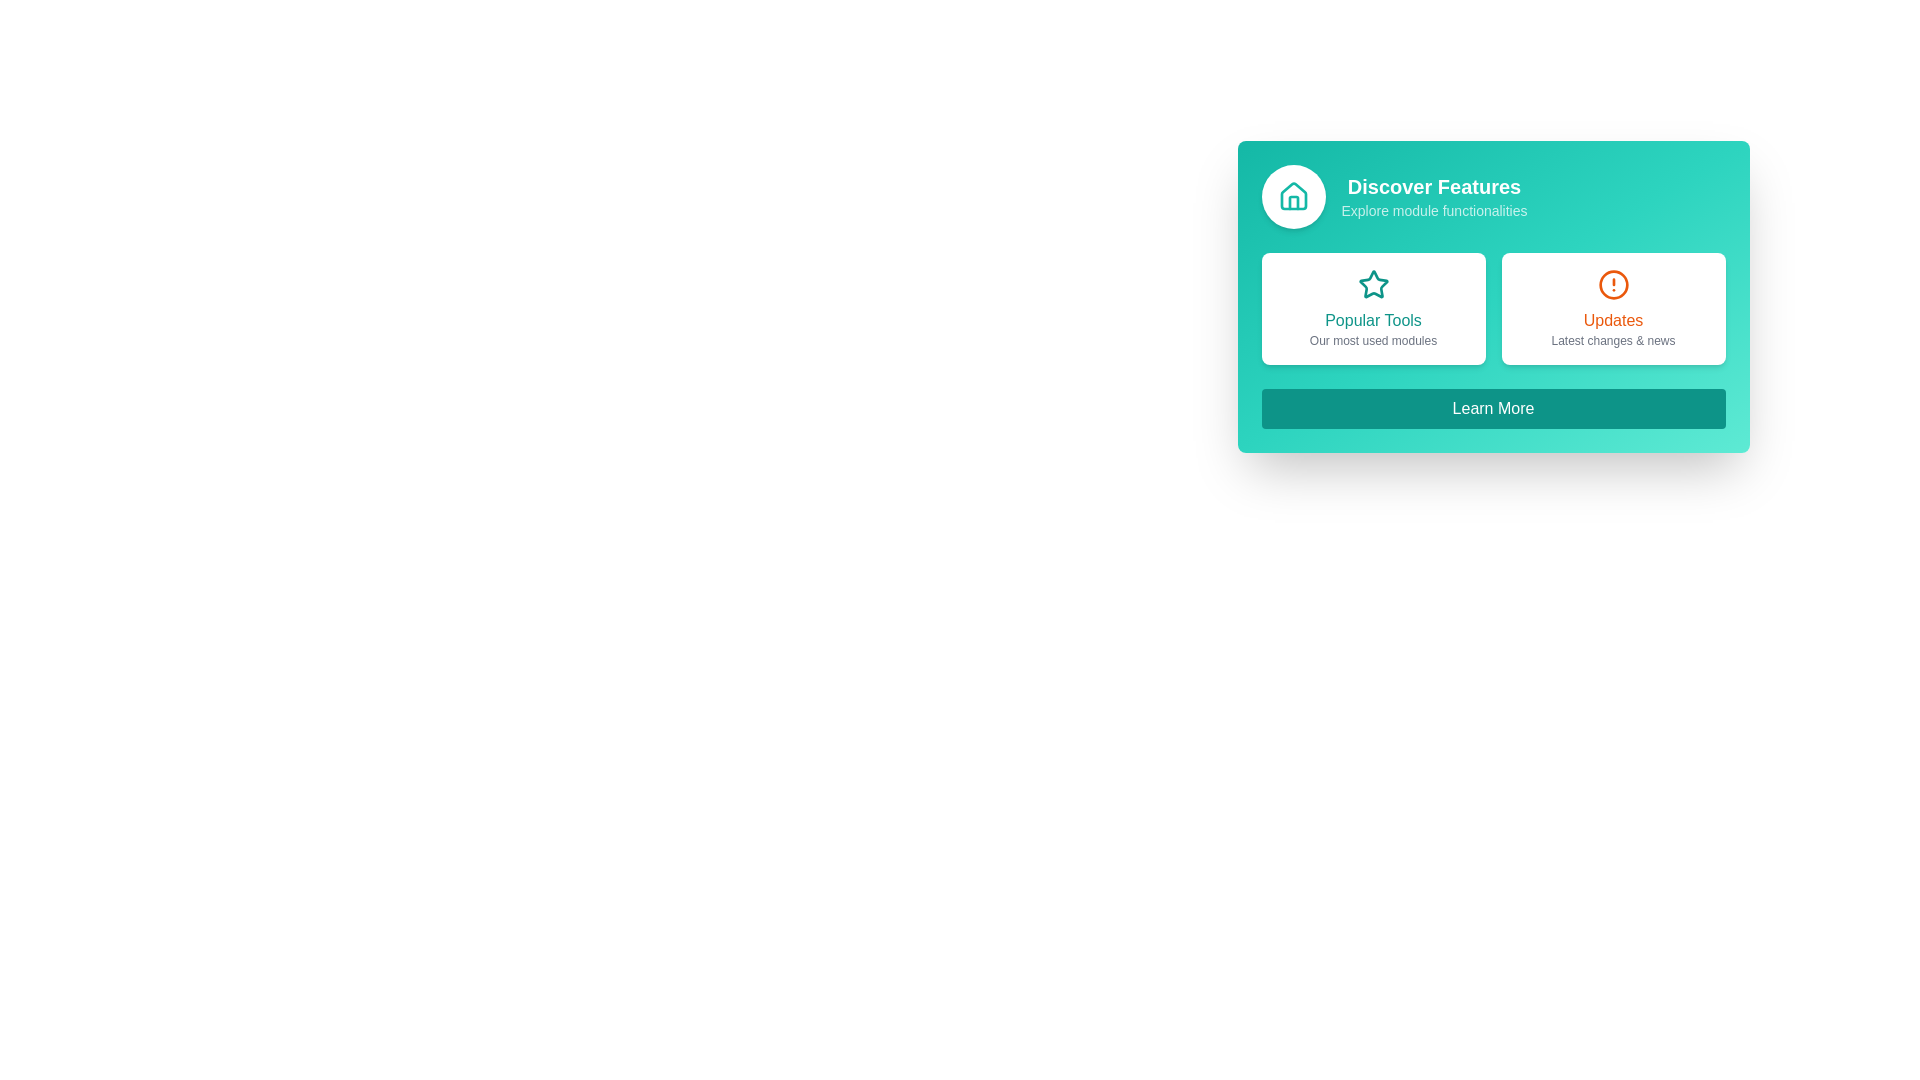 Image resolution: width=1920 pixels, height=1080 pixels. What do you see at coordinates (1372, 339) in the screenshot?
I see `the static text element that contains the phrase 'Our most used modules', which is located beneath the 'Popular Tools' section in the 'Discover Features' card` at bounding box center [1372, 339].